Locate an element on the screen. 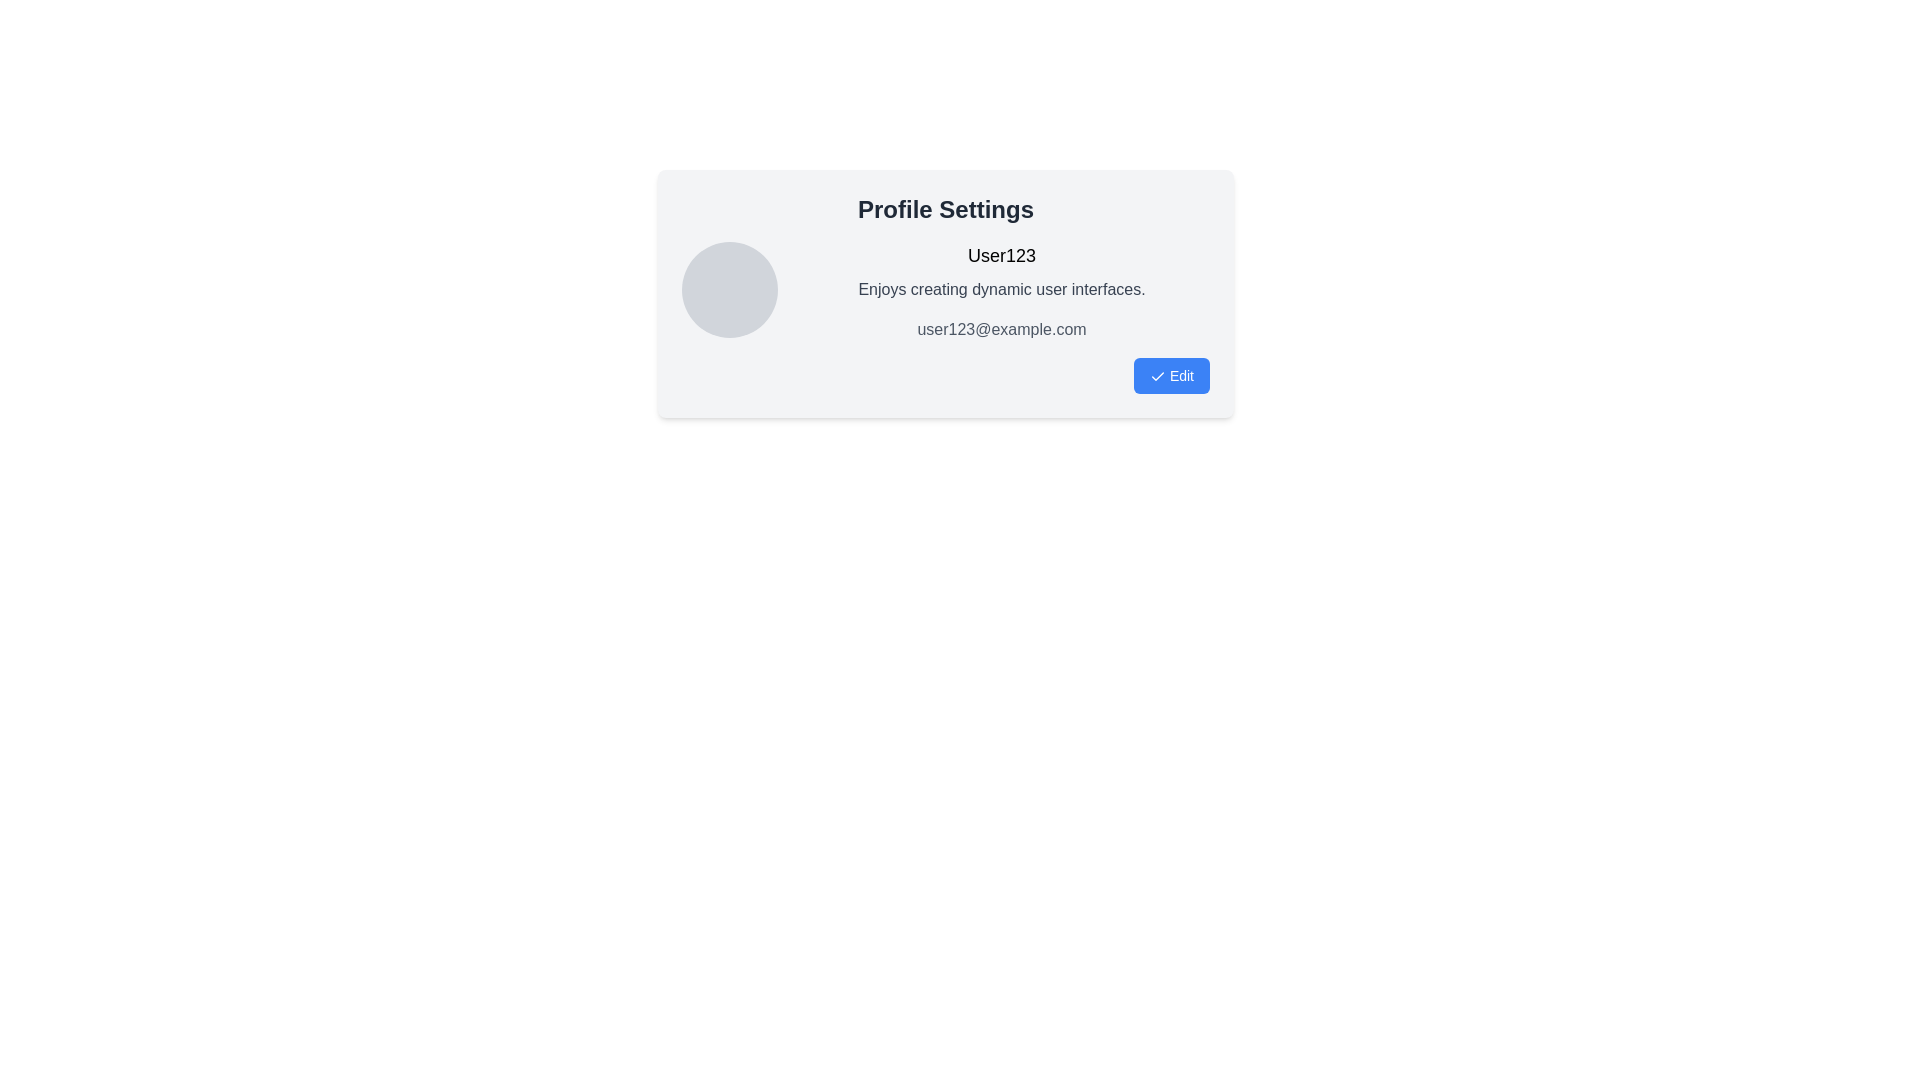  the Text label providing descriptive information about the user's interests or activities, located below 'User123' and above 'user123@example.com' is located at coordinates (1002, 289).